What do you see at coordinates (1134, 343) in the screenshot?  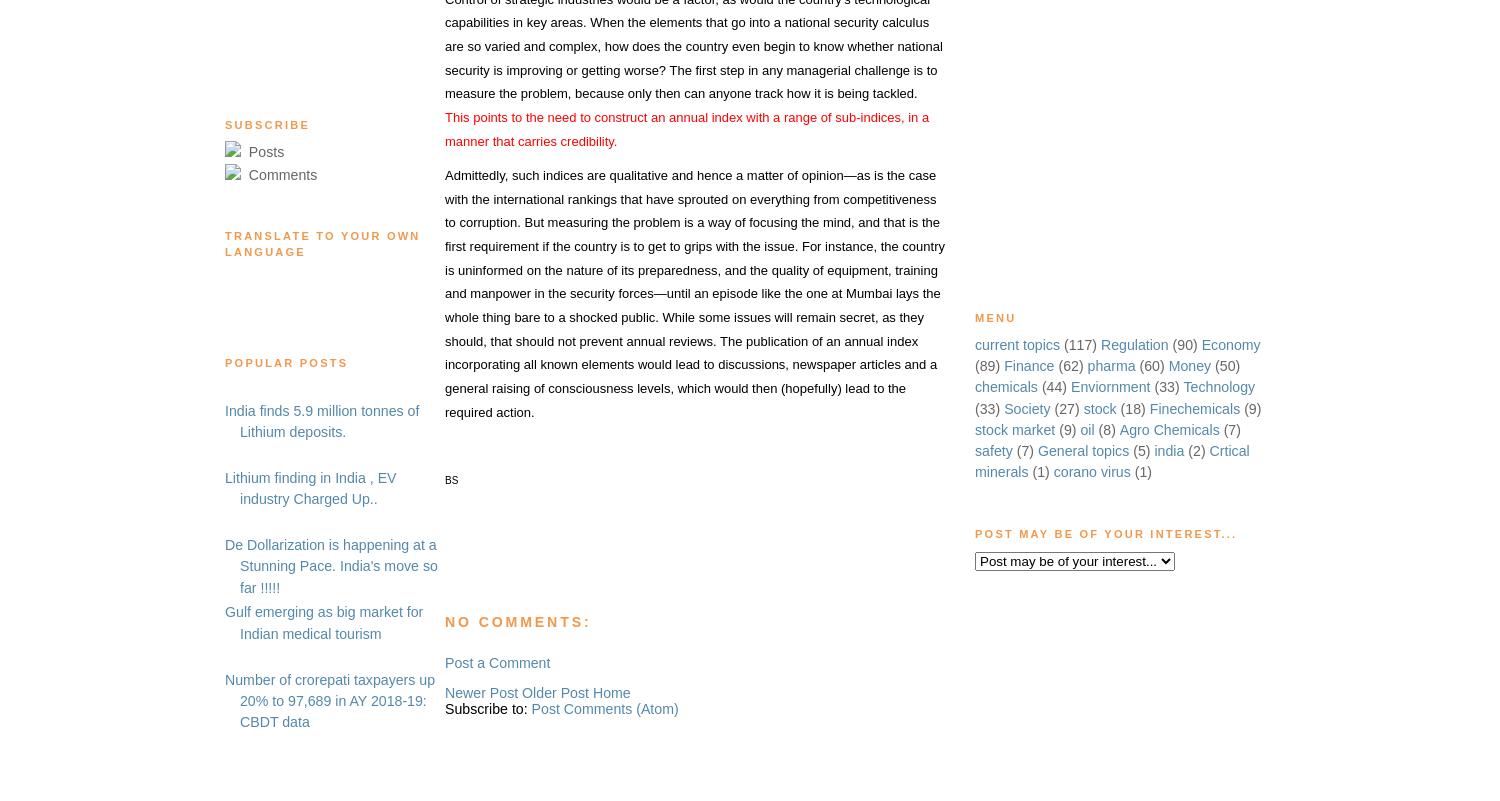 I see `'Regulation'` at bounding box center [1134, 343].